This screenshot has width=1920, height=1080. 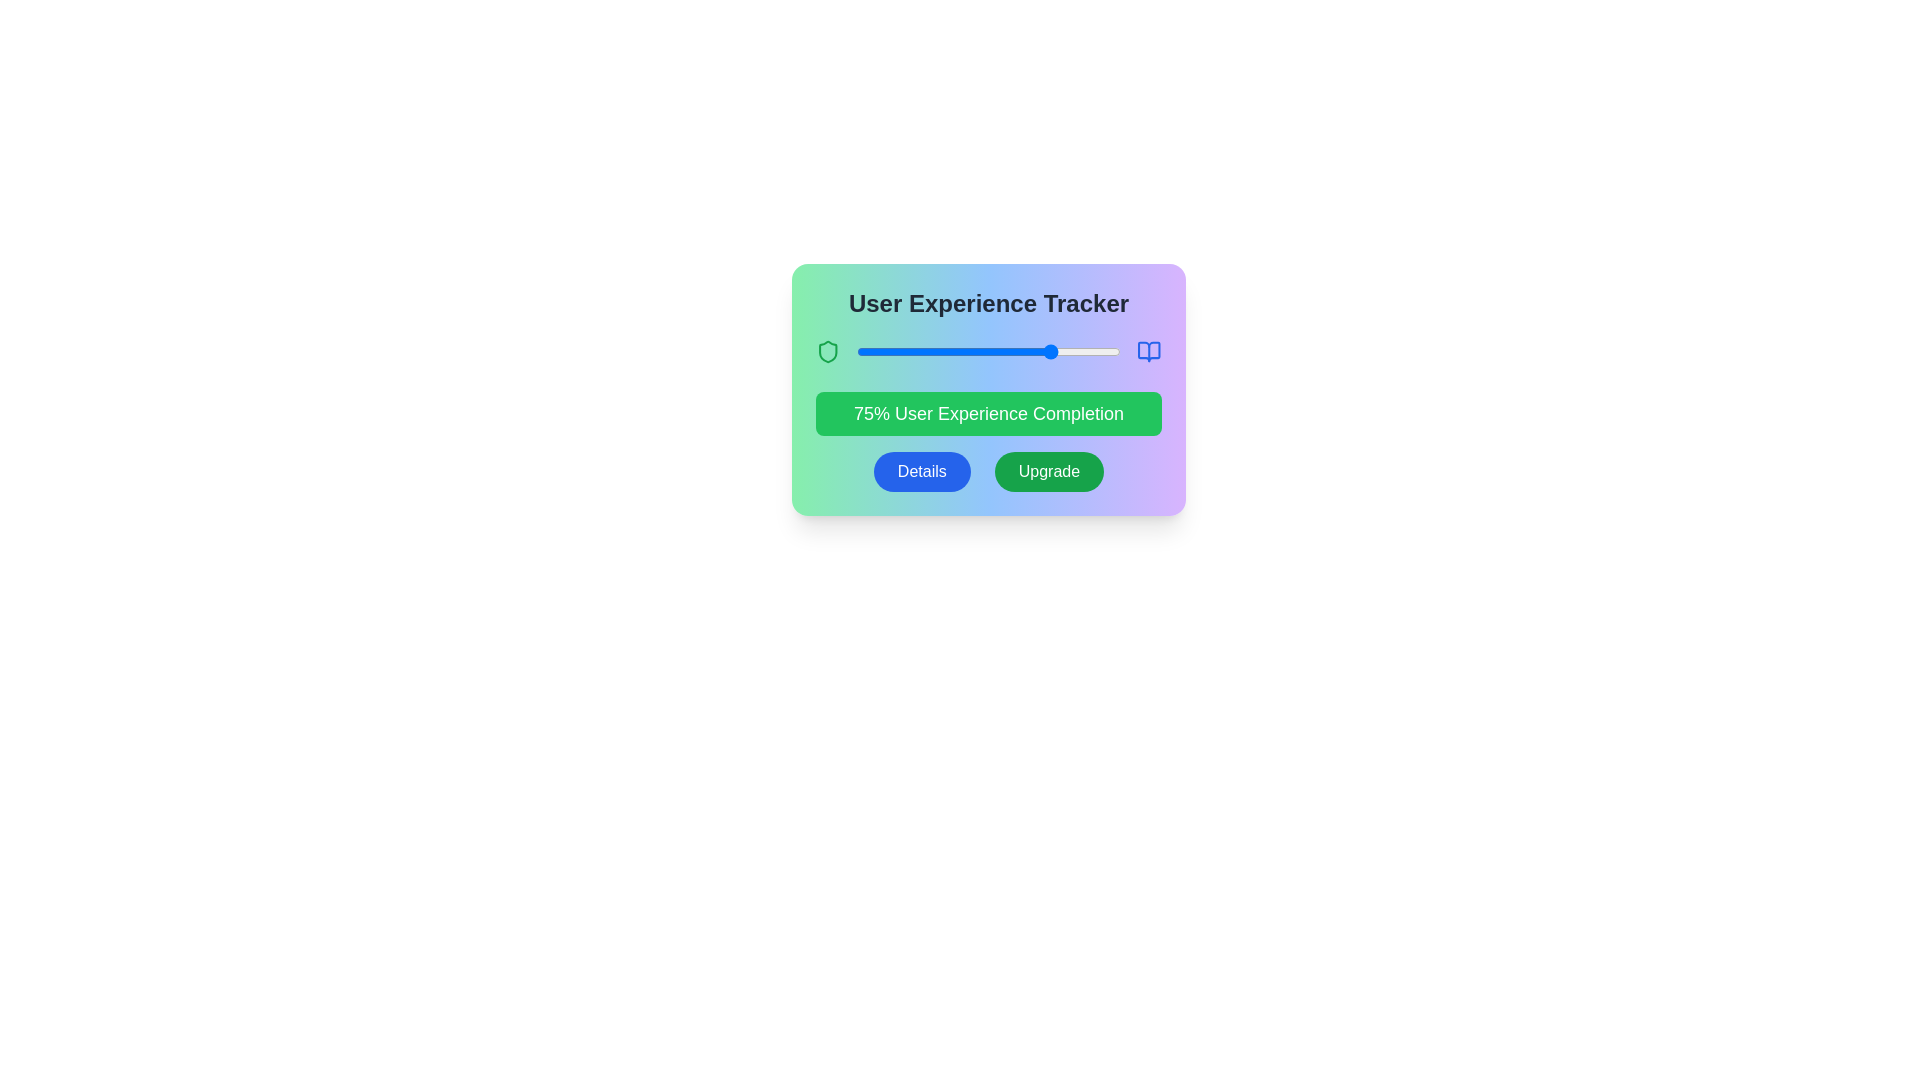 I want to click on the slider to set the progress to 41%, so click(x=965, y=350).